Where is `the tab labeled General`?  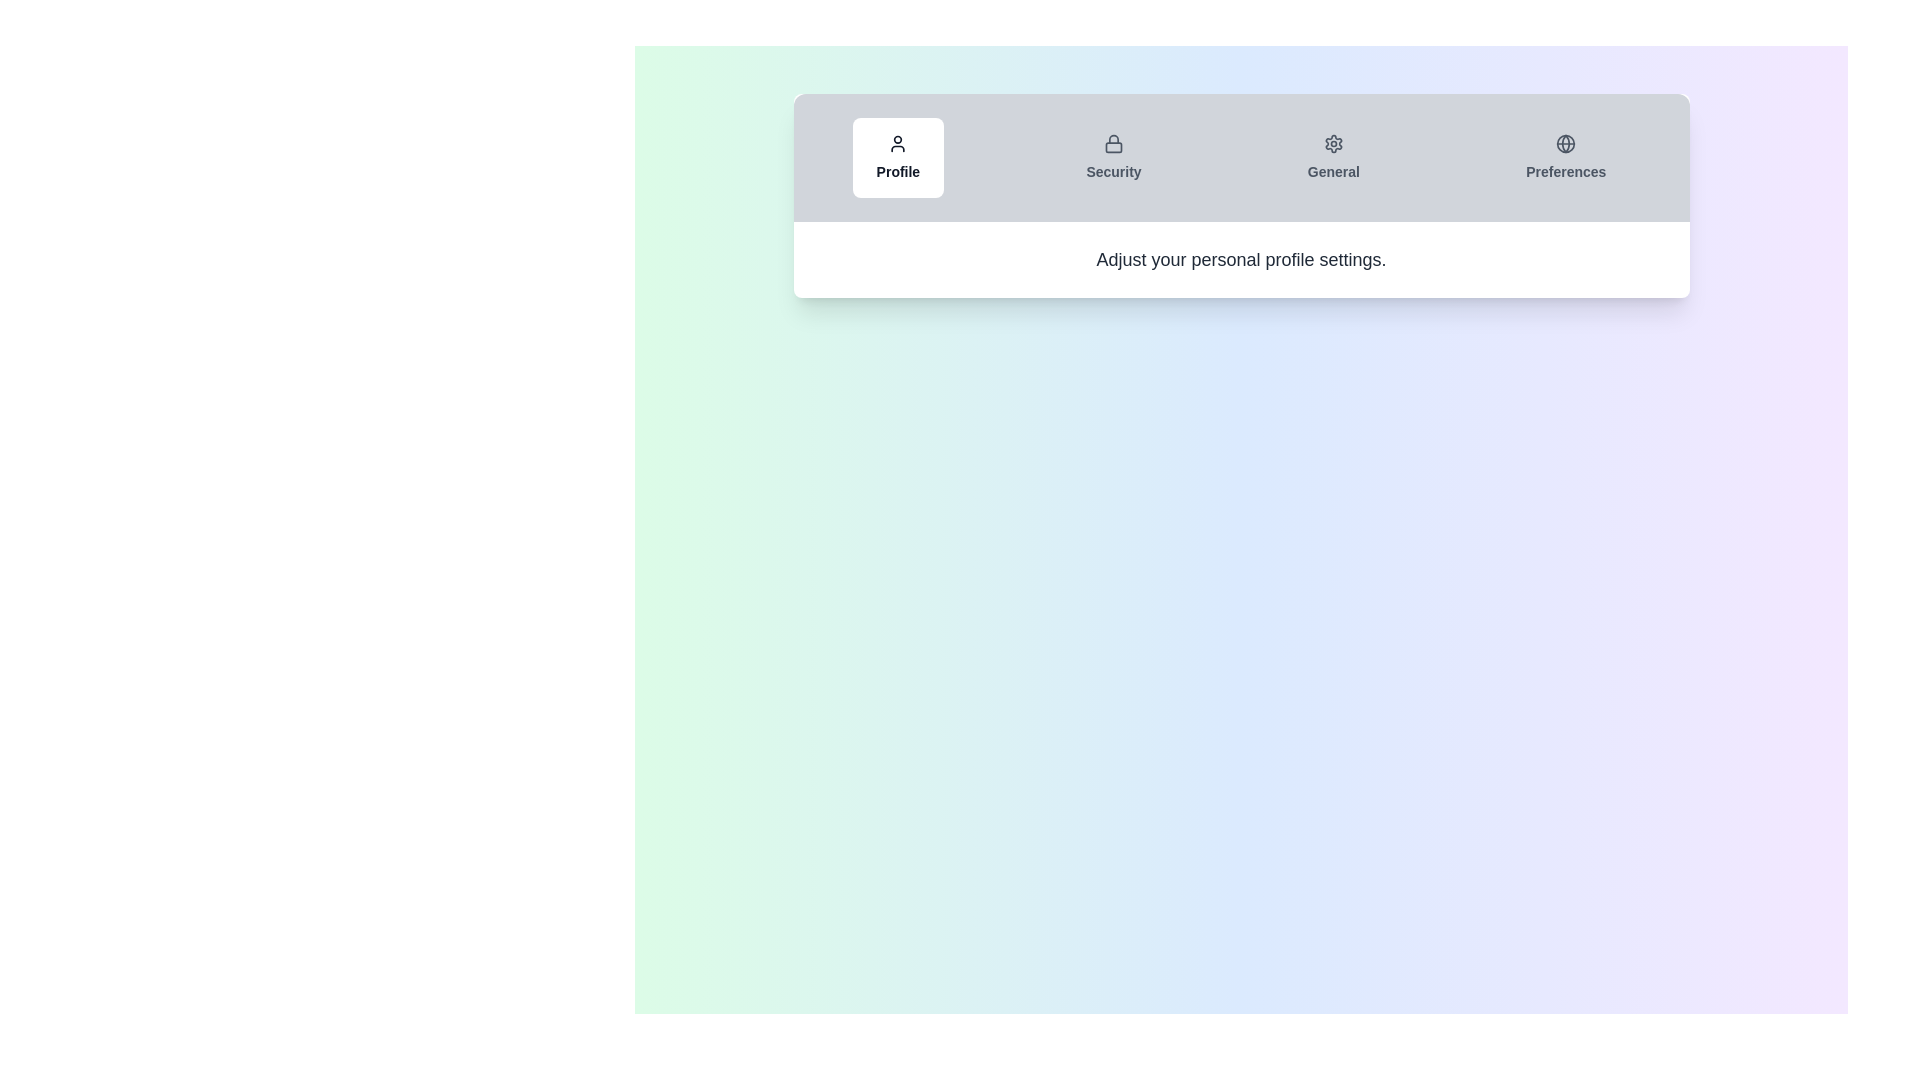
the tab labeled General is located at coordinates (1333, 157).